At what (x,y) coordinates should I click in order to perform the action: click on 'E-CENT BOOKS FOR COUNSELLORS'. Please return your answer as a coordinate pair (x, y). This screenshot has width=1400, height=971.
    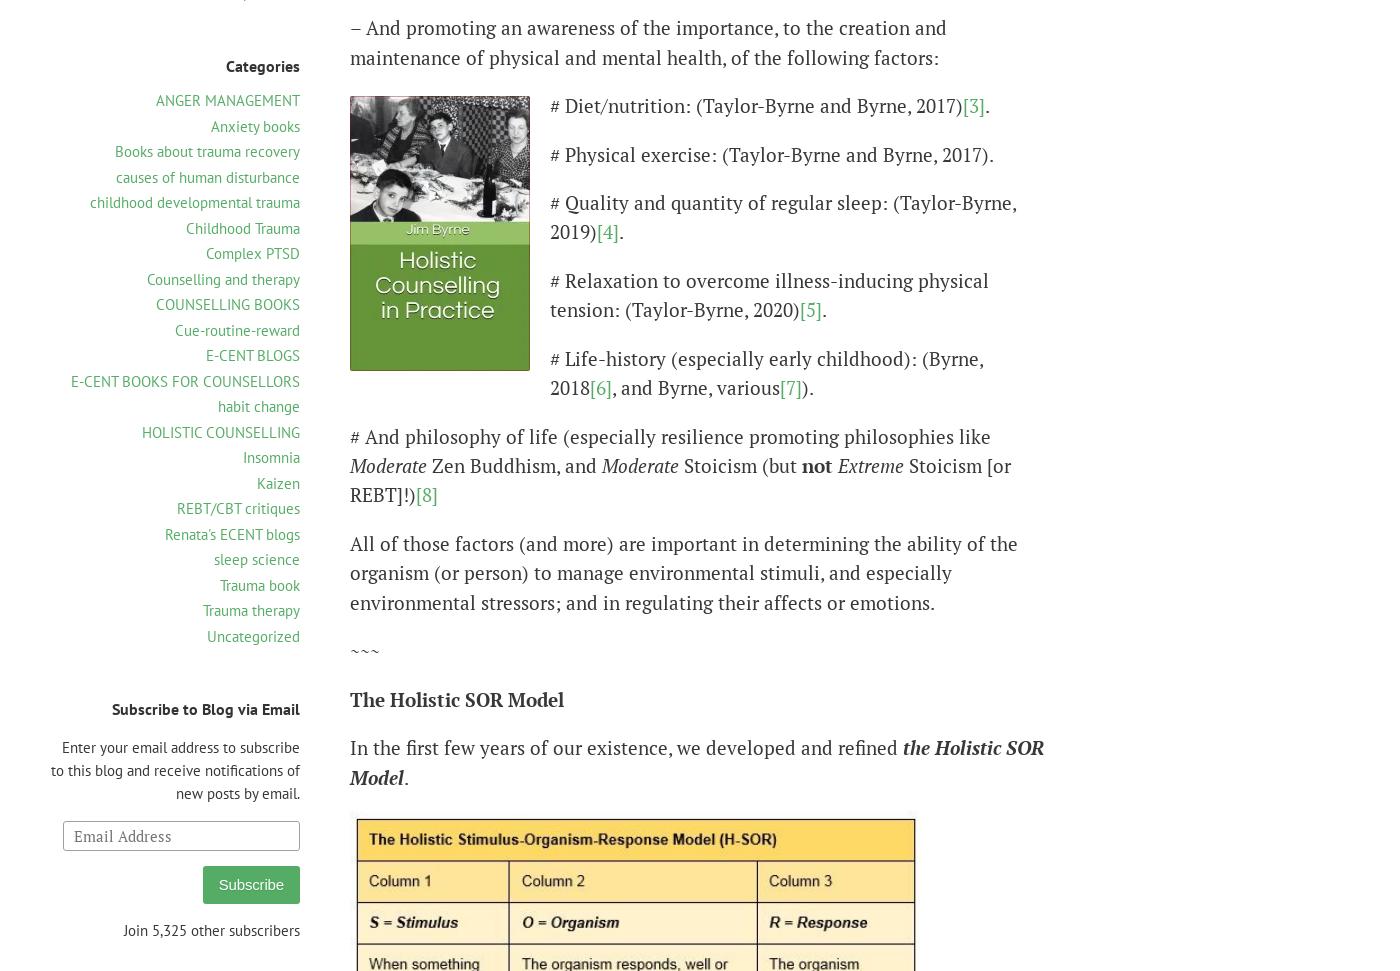
    Looking at the image, I should click on (185, 379).